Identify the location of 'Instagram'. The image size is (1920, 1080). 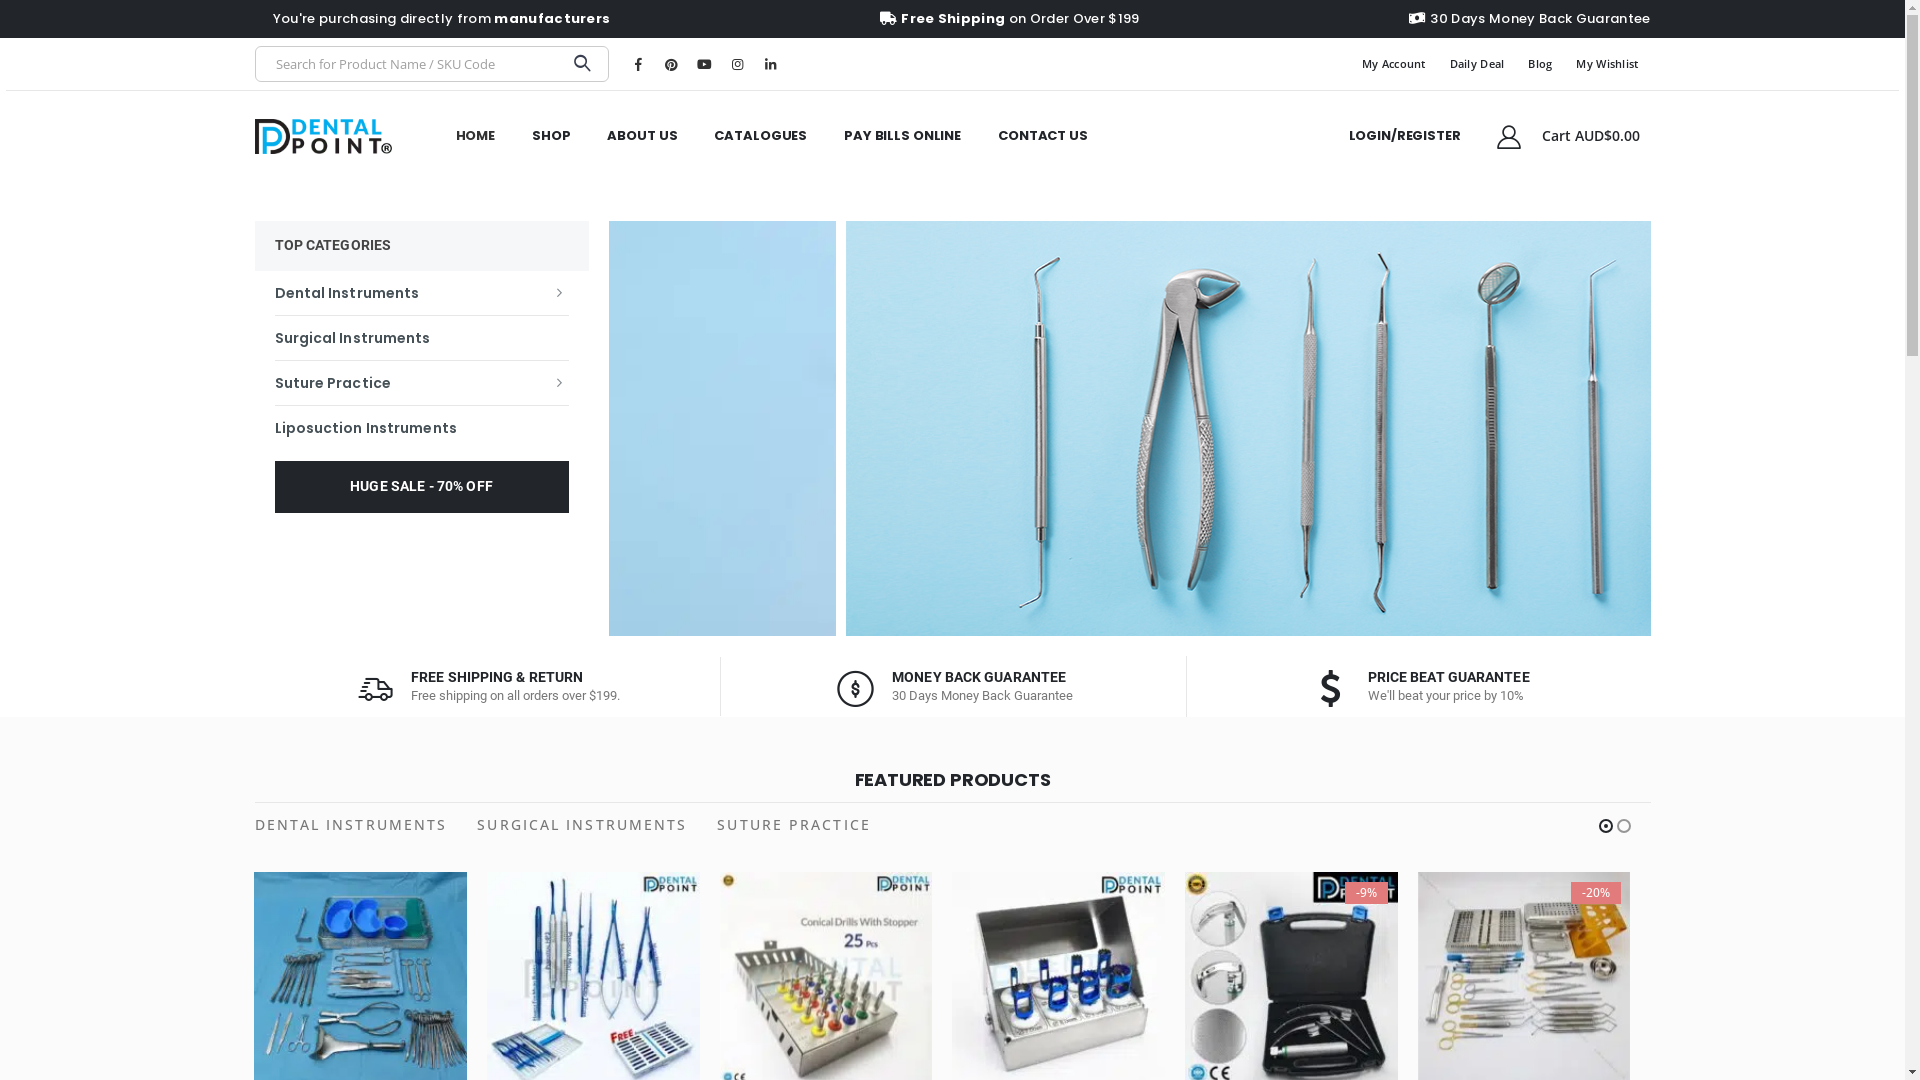
(722, 63).